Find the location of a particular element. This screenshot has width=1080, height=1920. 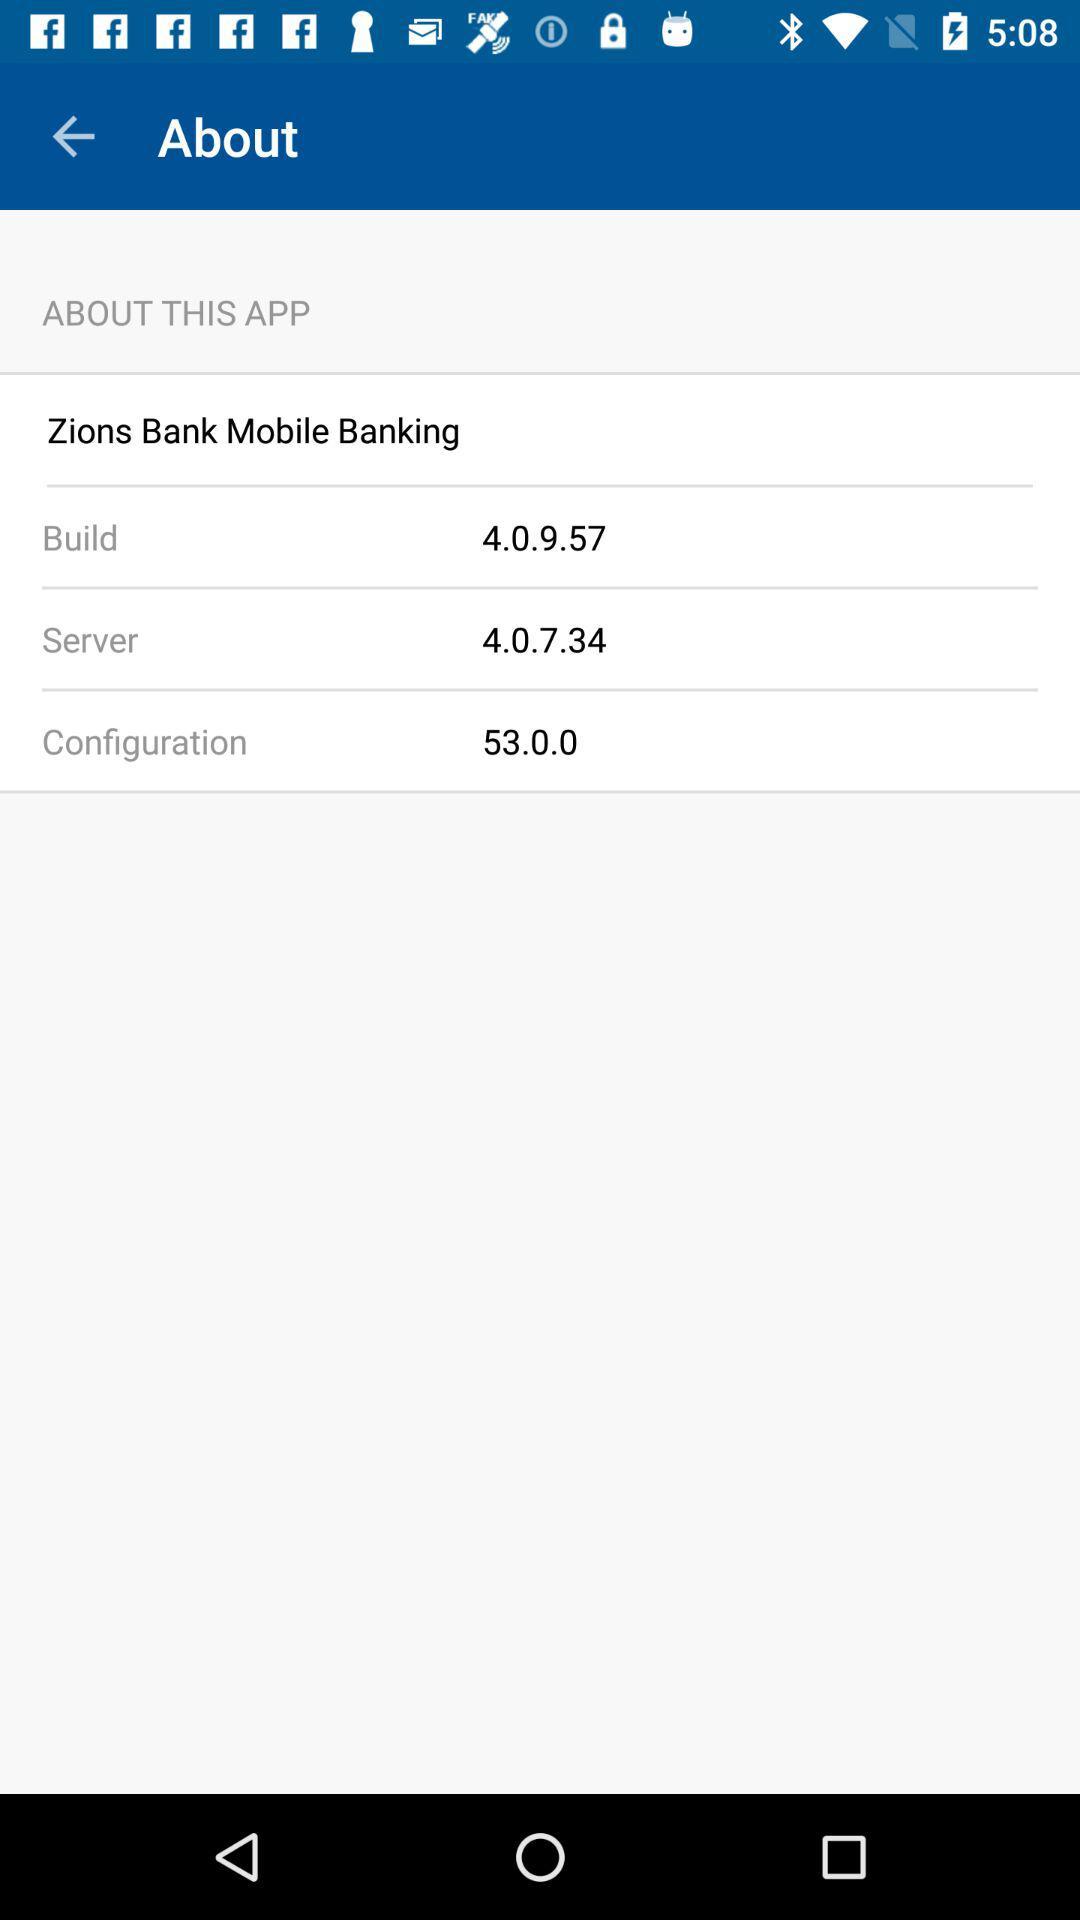

app above about this app is located at coordinates (72, 135).